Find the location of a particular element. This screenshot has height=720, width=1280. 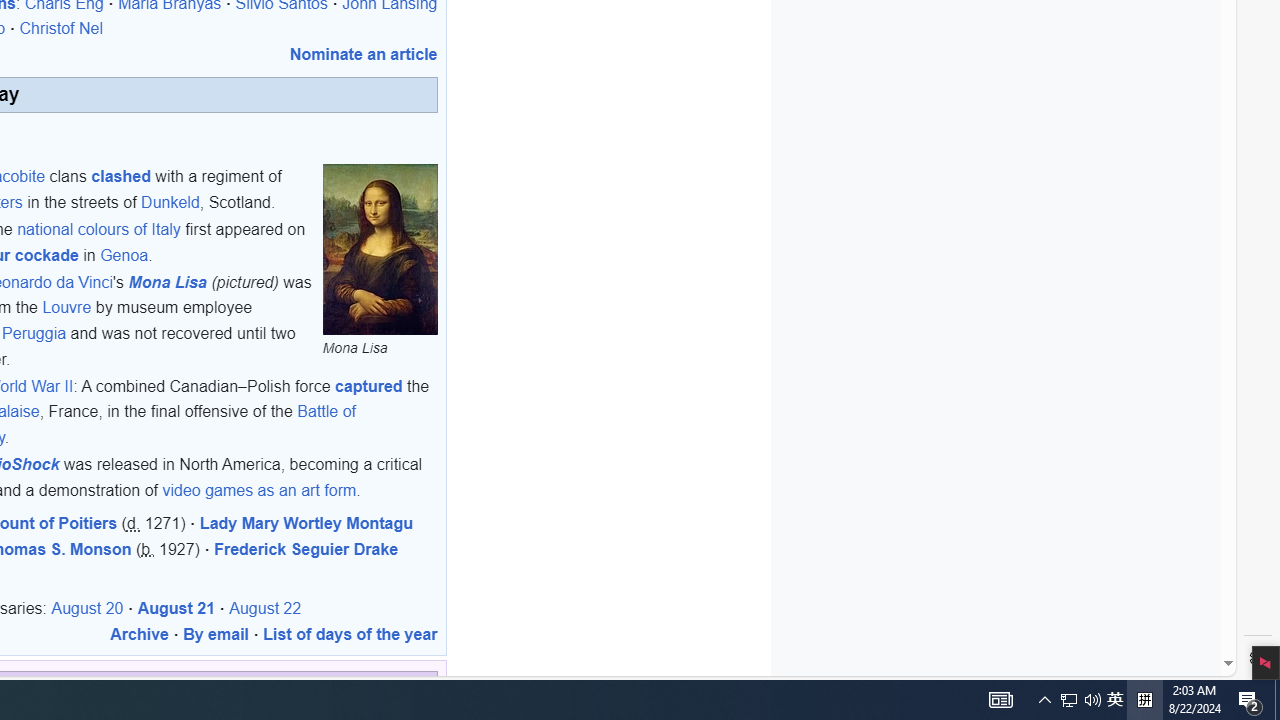

'Dunkeld' is located at coordinates (170, 201).